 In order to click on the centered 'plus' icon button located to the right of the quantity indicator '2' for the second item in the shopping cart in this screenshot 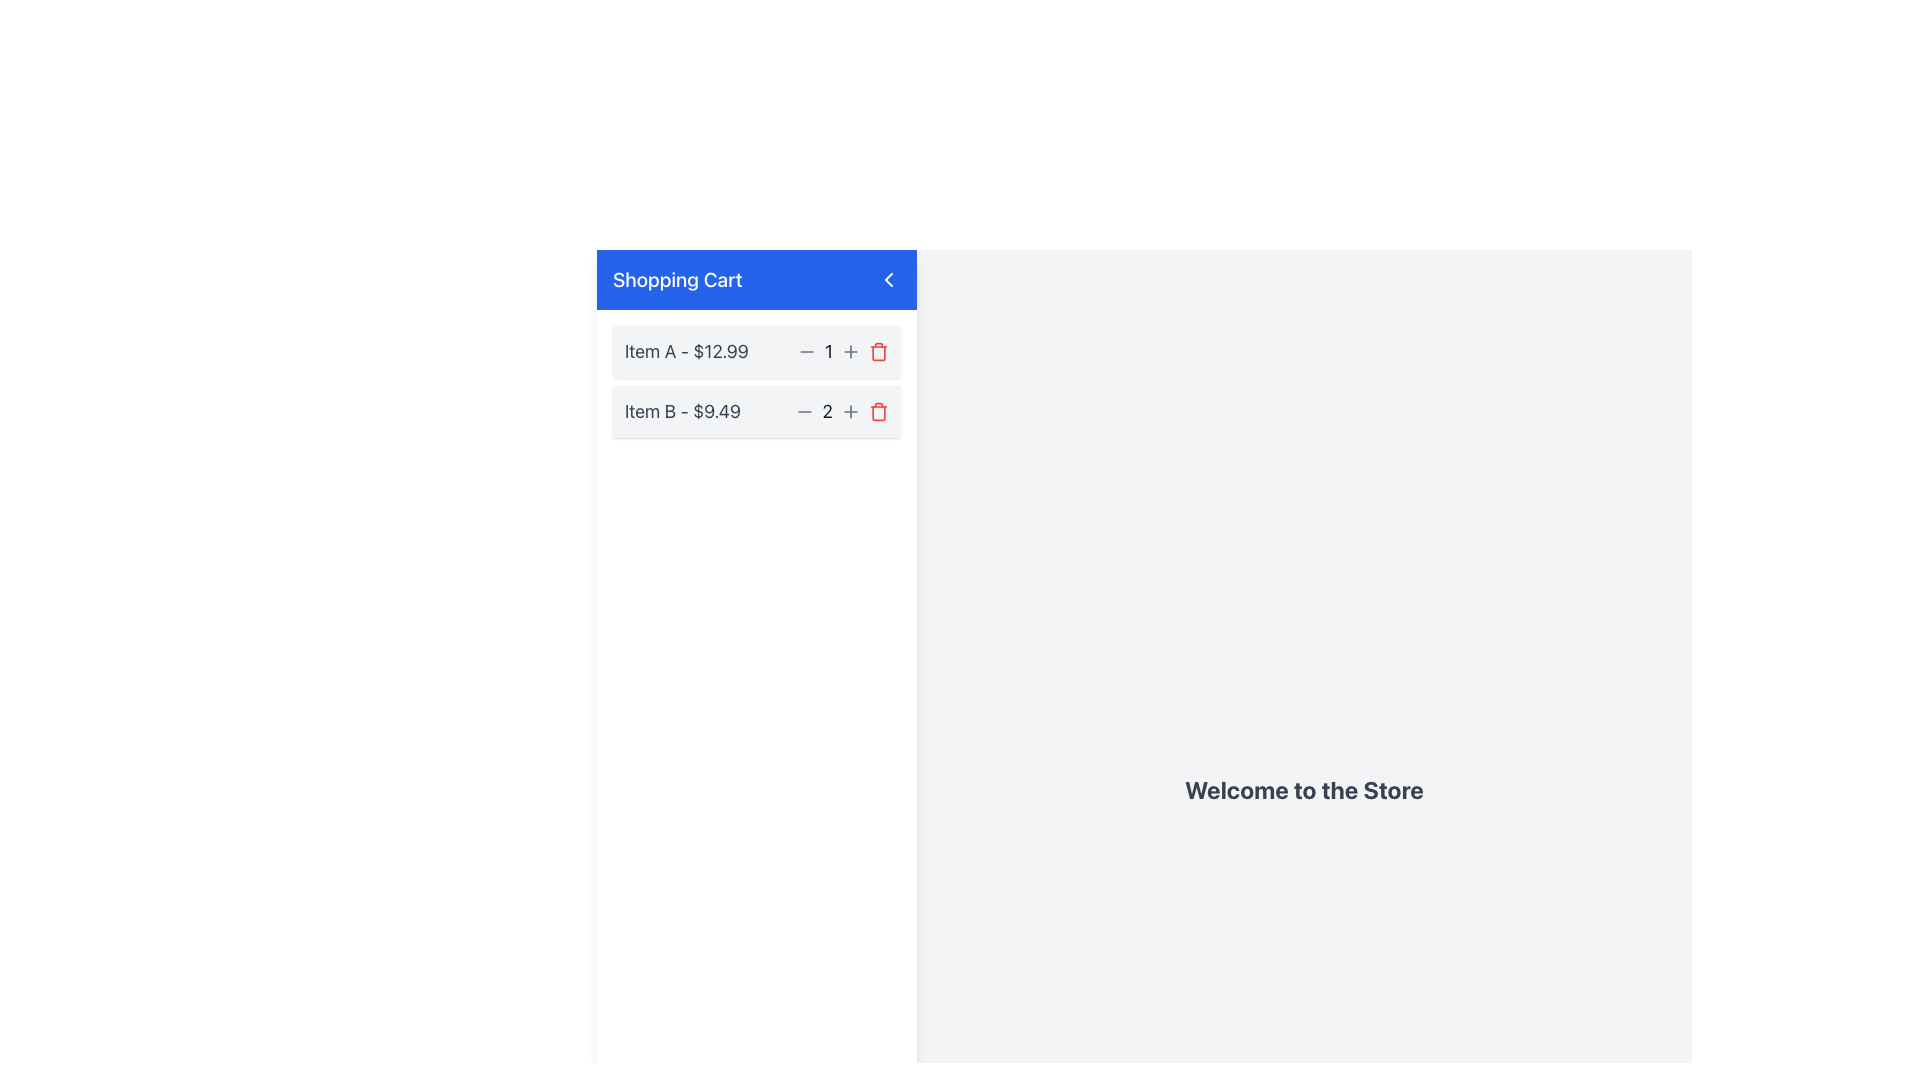, I will do `click(850, 411)`.